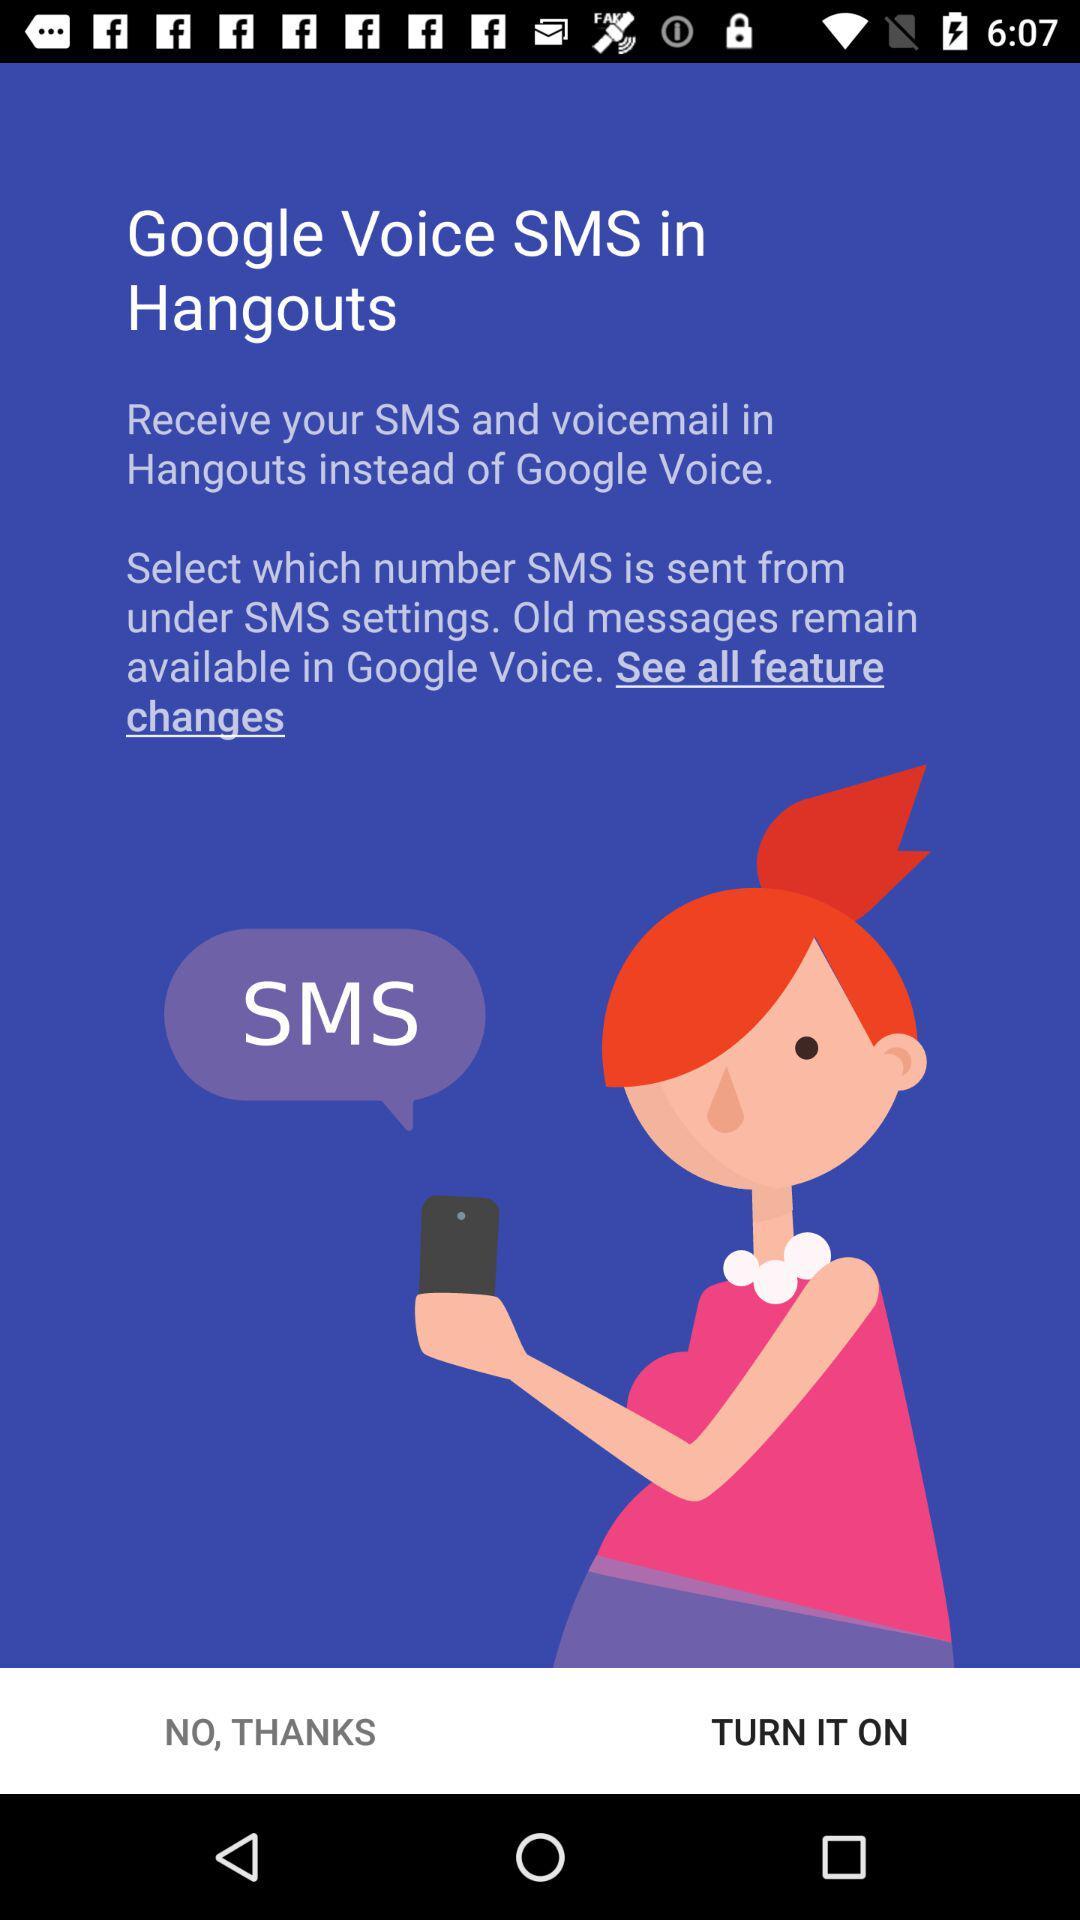  What do you see at coordinates (810, 1730) in the screenshot?
I see `turn it on at the bottom right corner` at bounding box center [810, 1730].